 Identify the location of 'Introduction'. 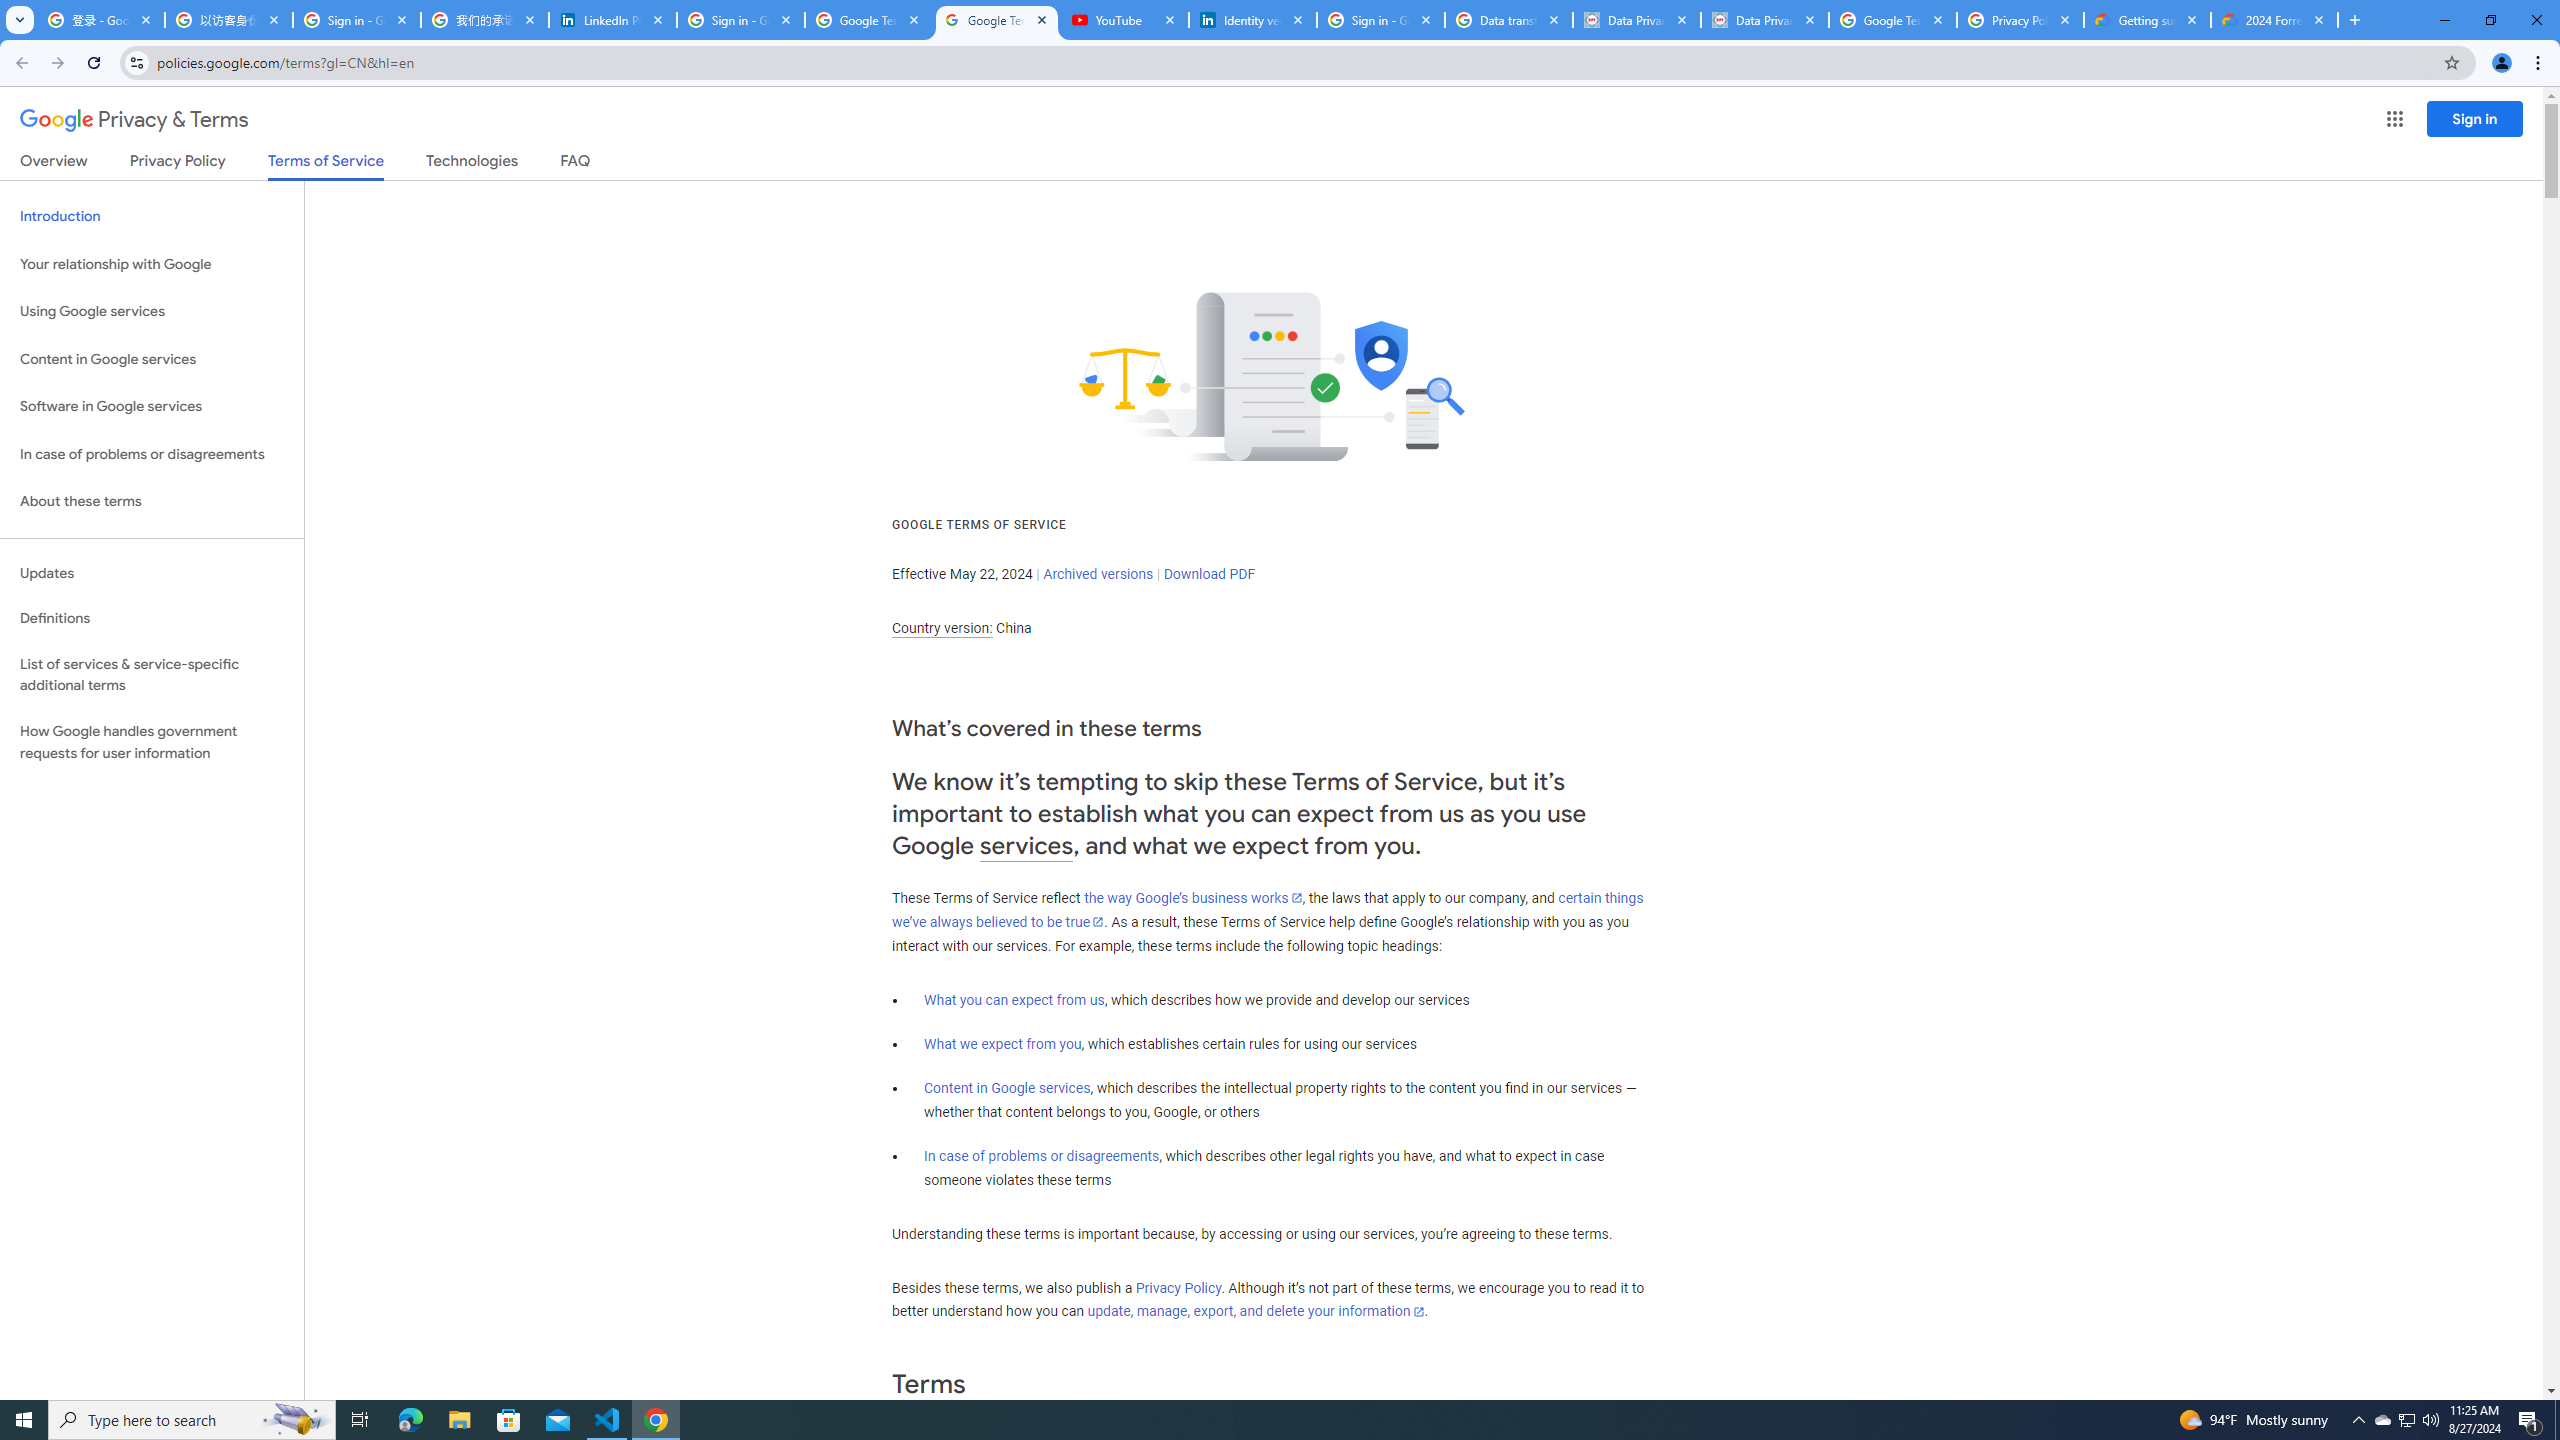
(151, 215).